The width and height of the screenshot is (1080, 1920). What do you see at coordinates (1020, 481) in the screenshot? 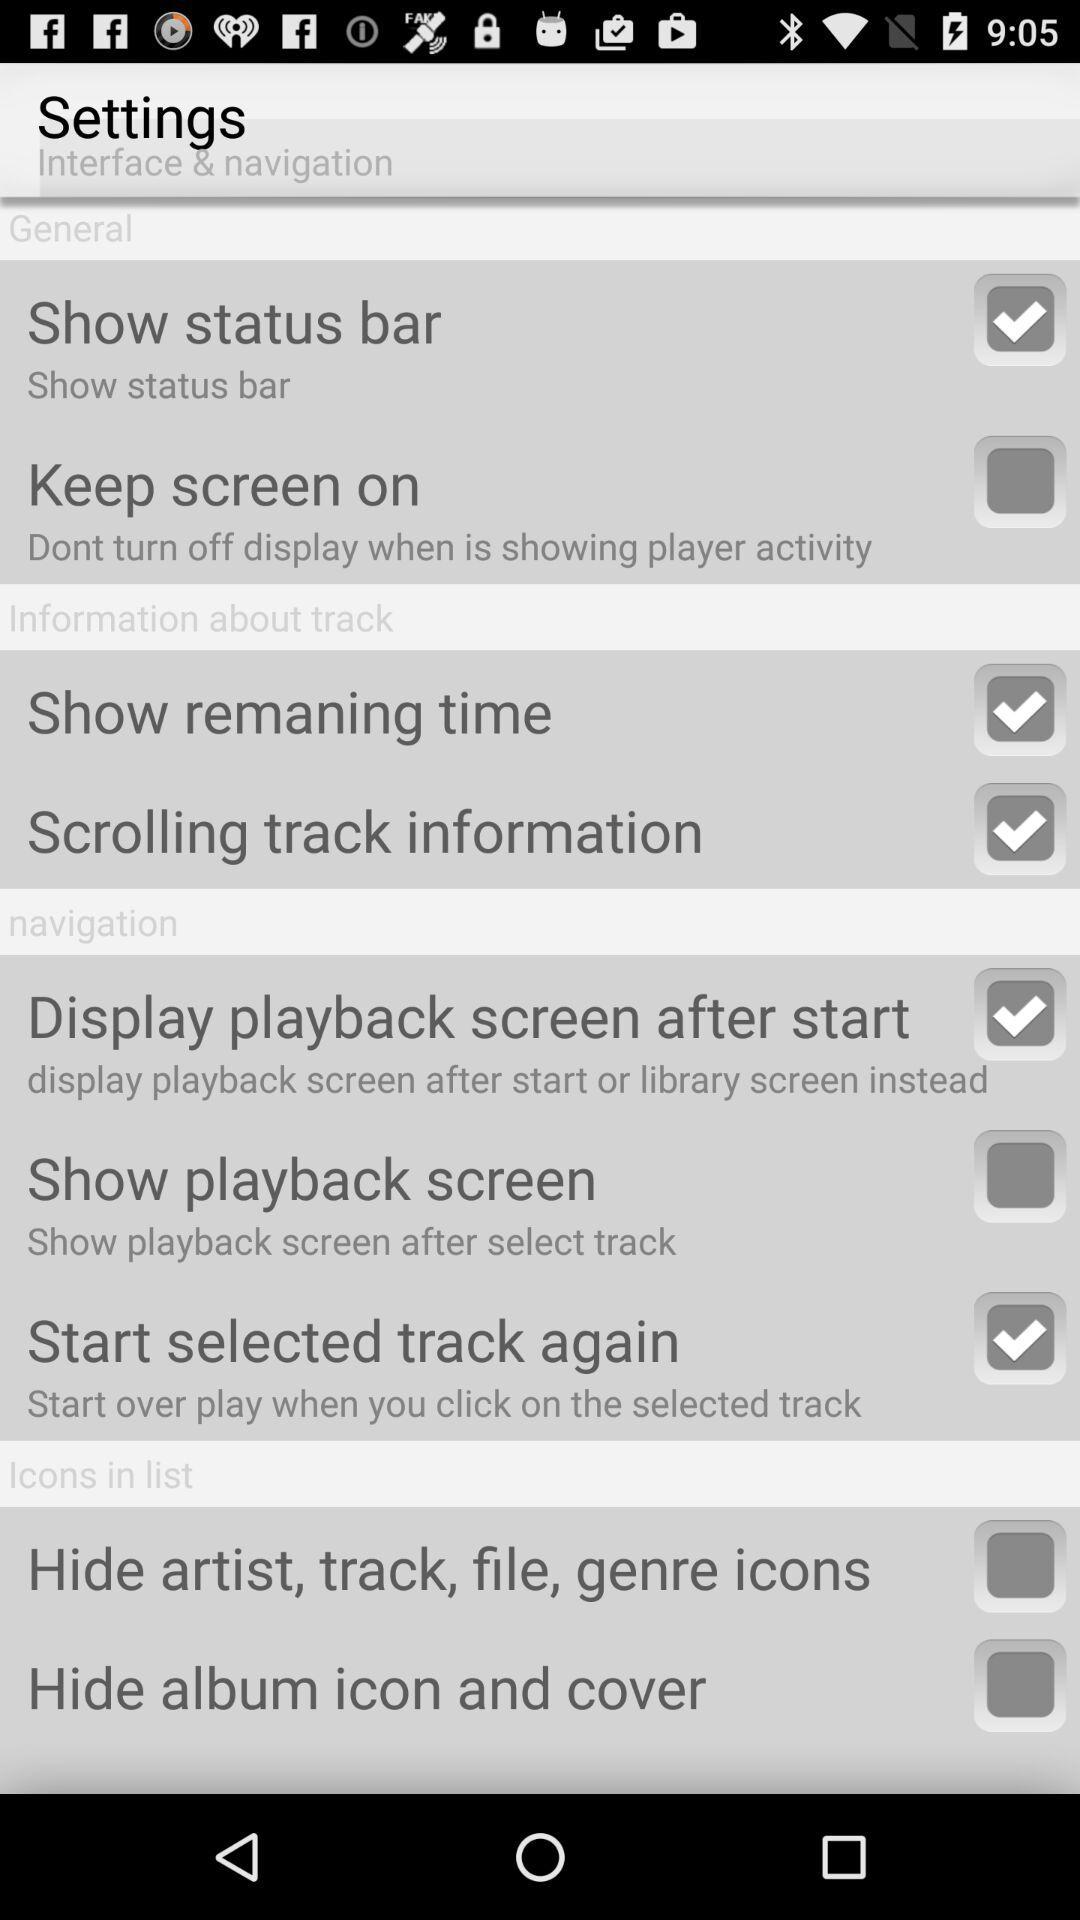
I see `toggles whether or not display is on or off during player activity` at bounding box center [1020, 481].